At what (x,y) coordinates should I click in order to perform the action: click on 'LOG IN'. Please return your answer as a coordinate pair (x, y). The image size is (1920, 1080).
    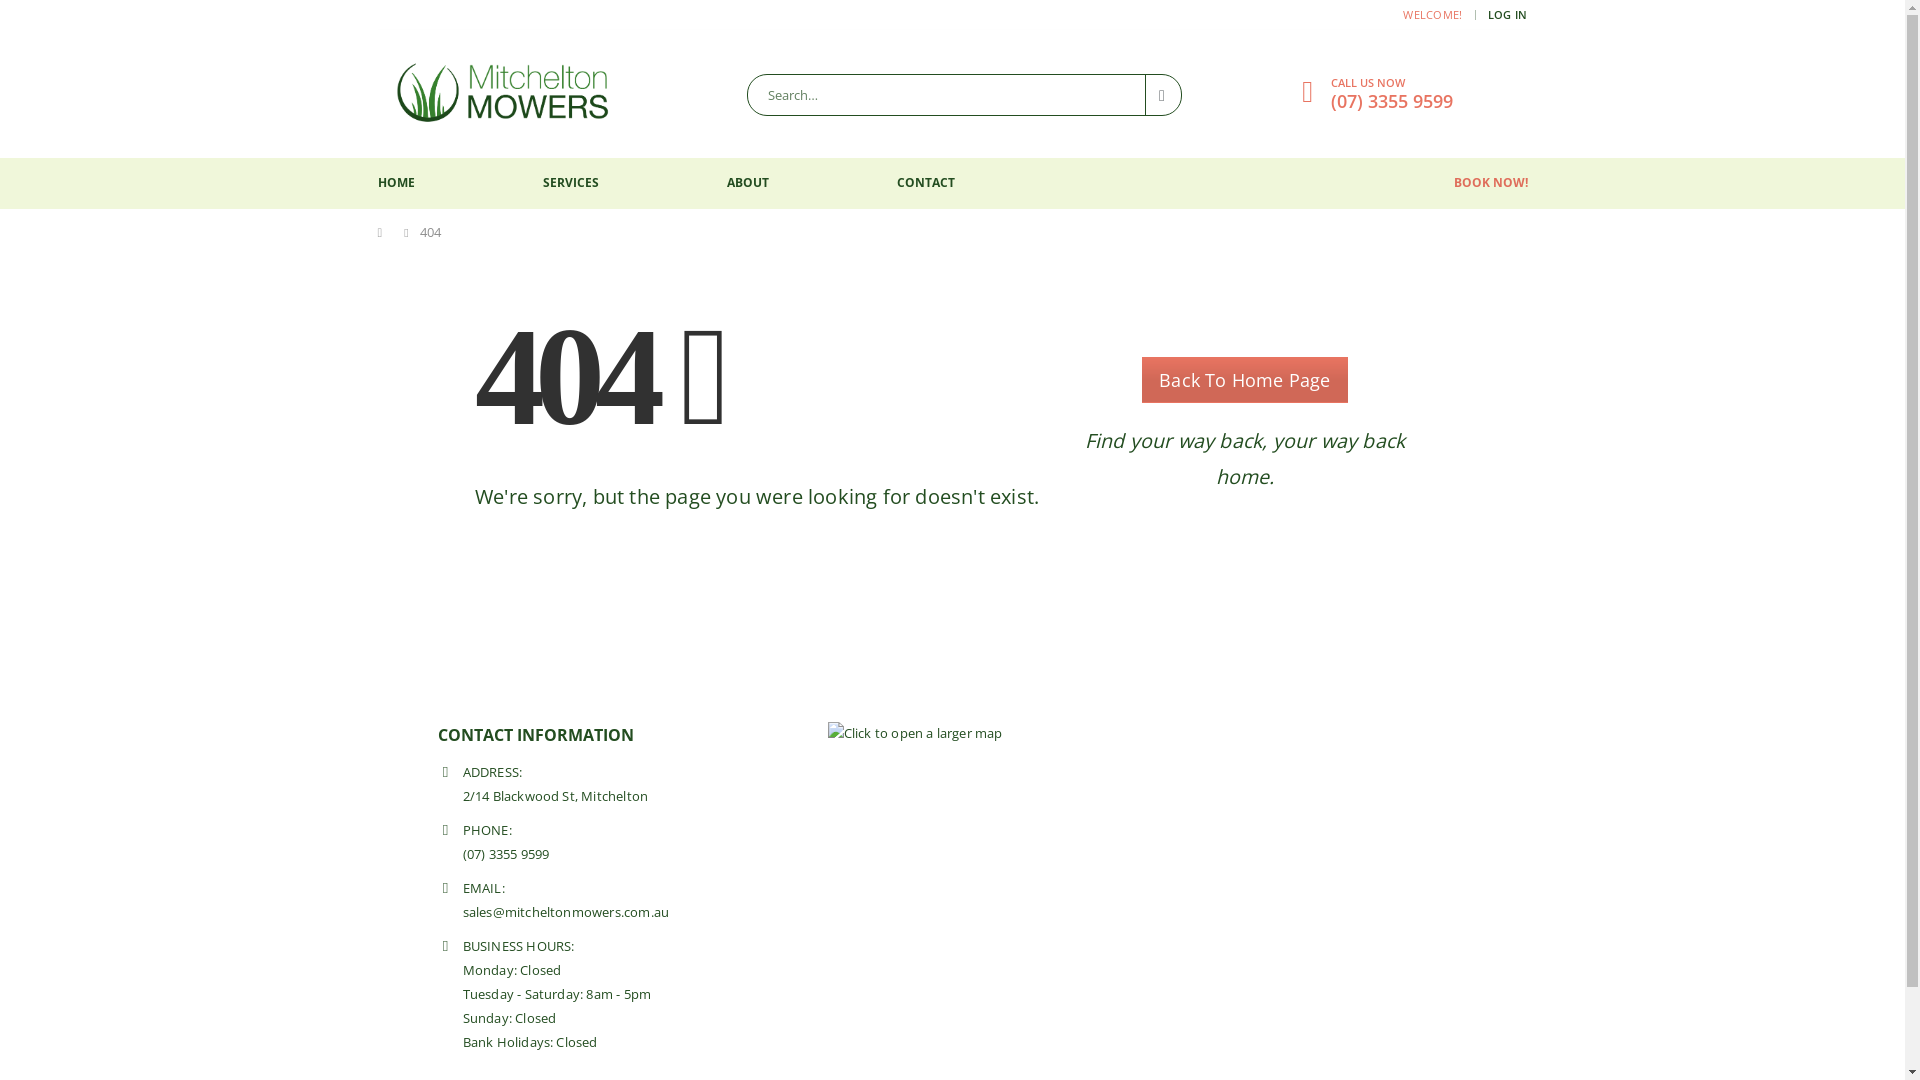
    Looking at the image, I should click on (1488, 15).